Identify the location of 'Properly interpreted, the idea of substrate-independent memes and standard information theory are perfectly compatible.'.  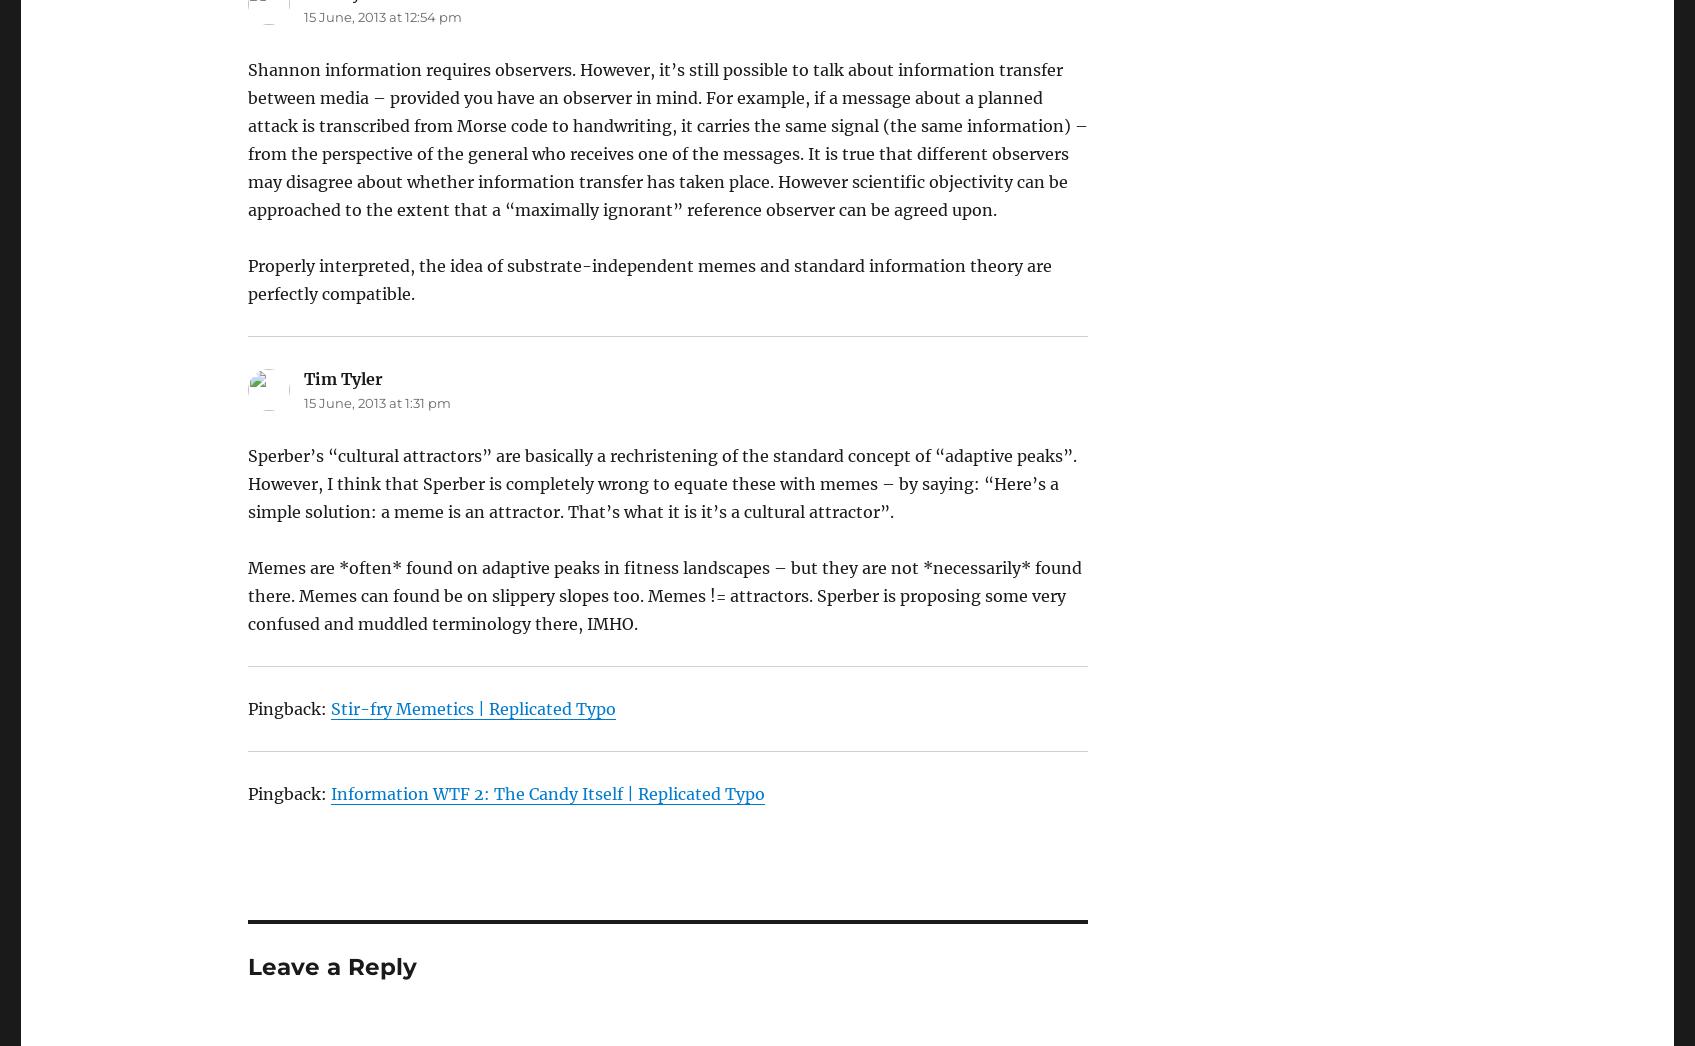
(648, 280).